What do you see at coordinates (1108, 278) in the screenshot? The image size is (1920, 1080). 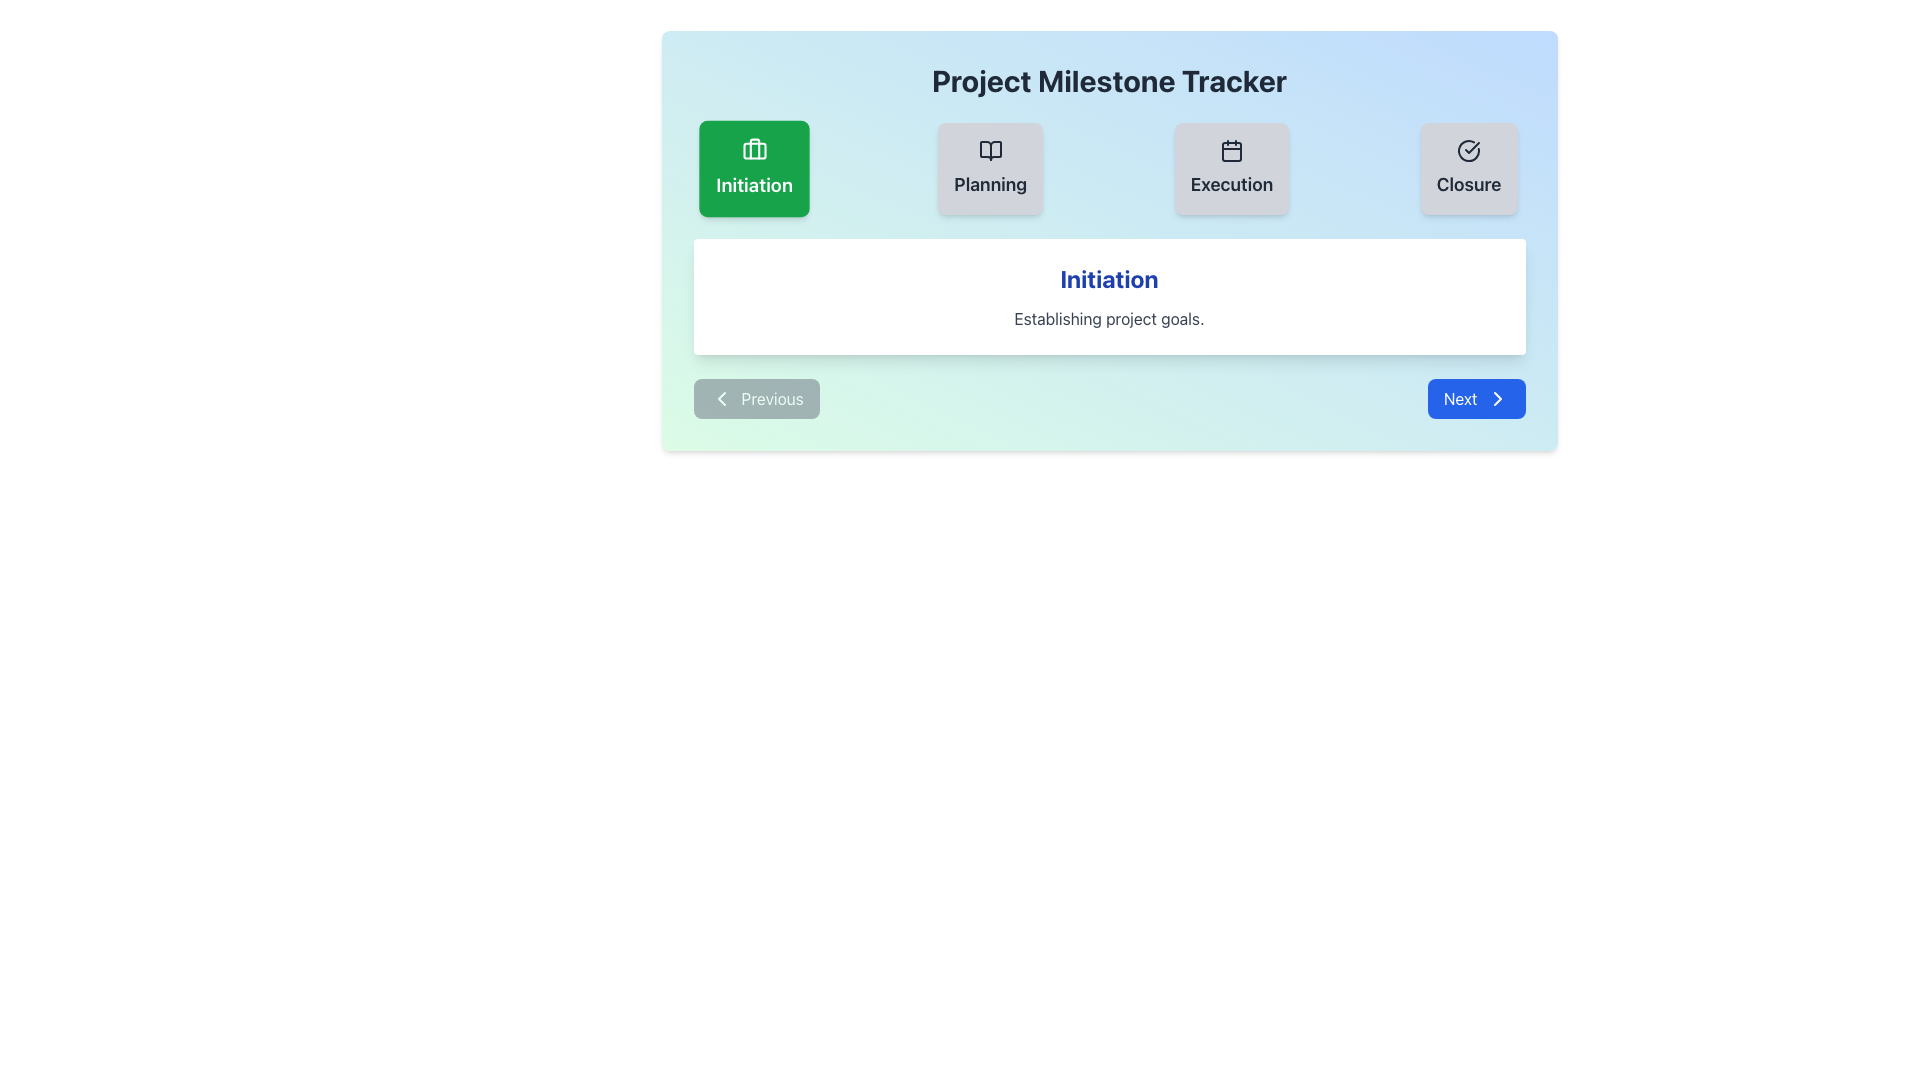 I see `the Text Label that serves as a title or heading for the current phase, positioned above the 'Establishing project goals.' text` at bounding box center [1108, 278].